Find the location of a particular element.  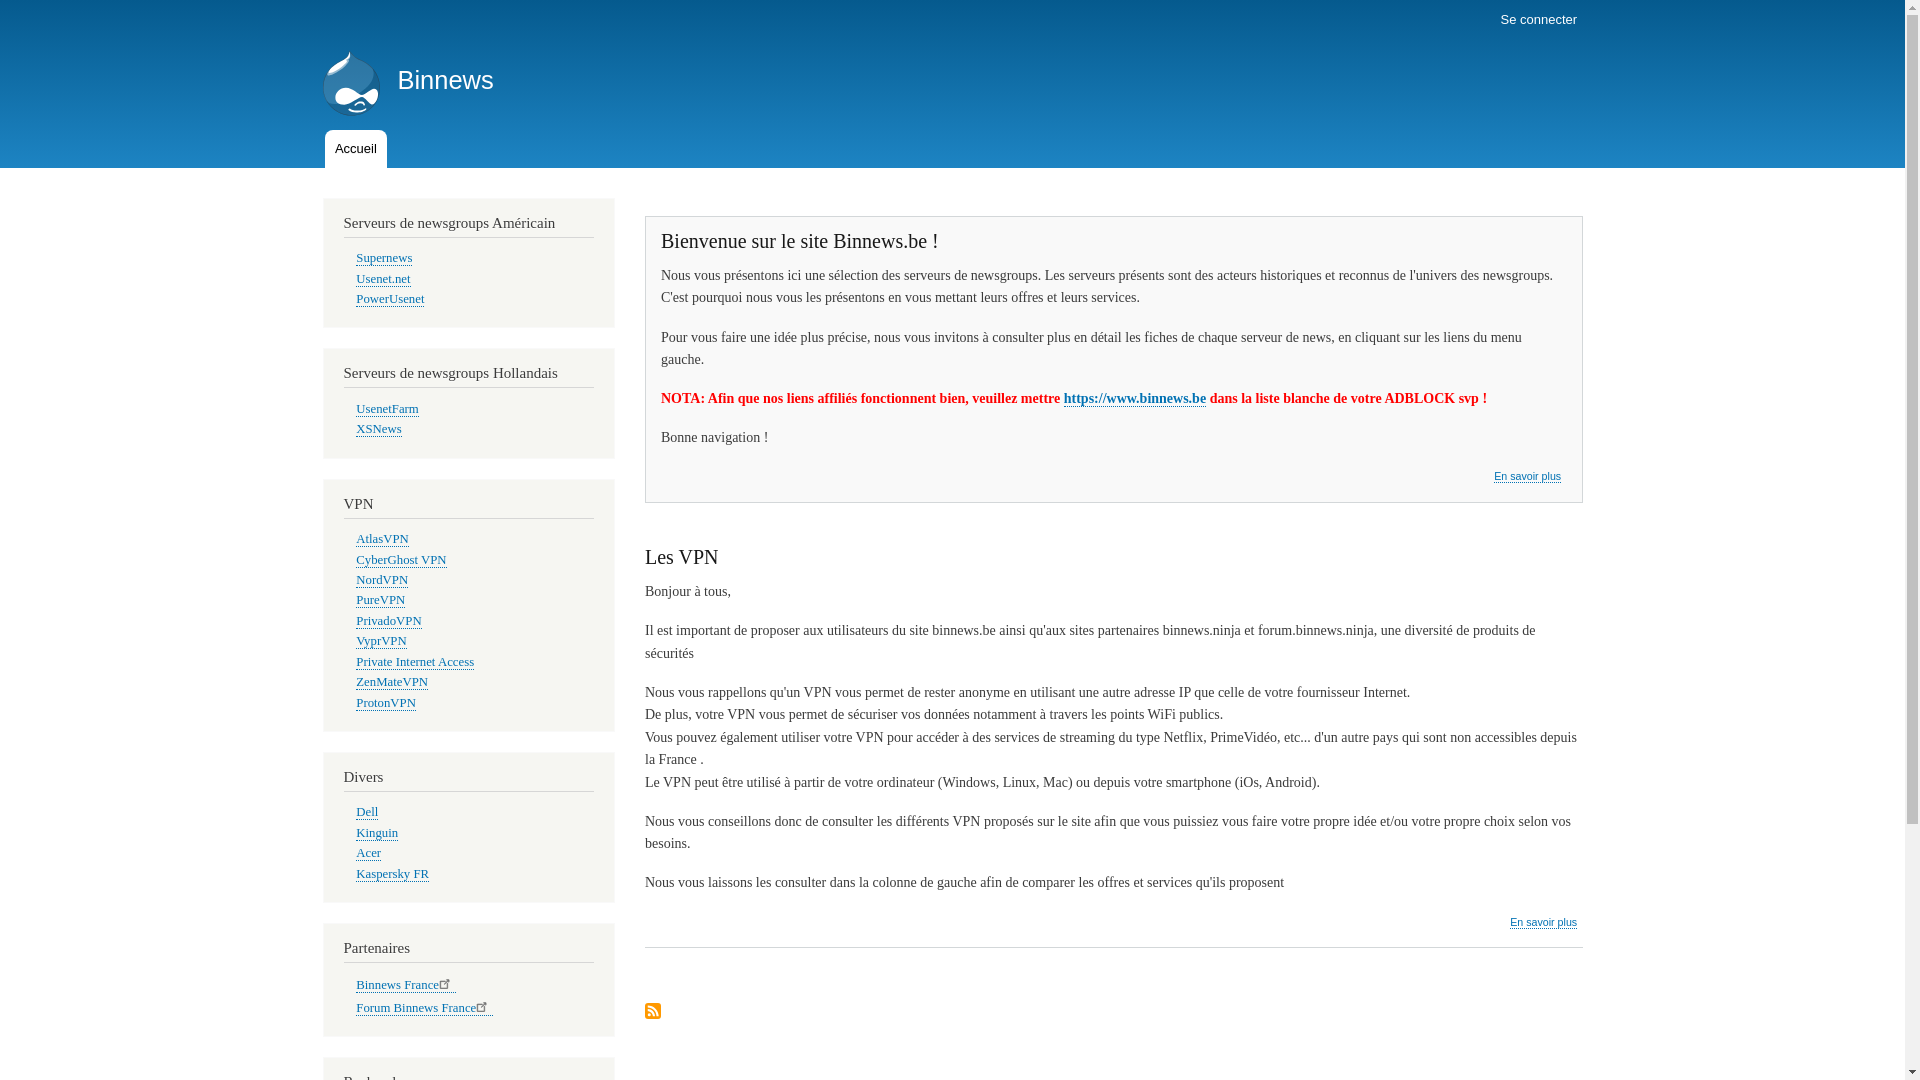

'En savoir plus is located at coordinates (1510, 922).